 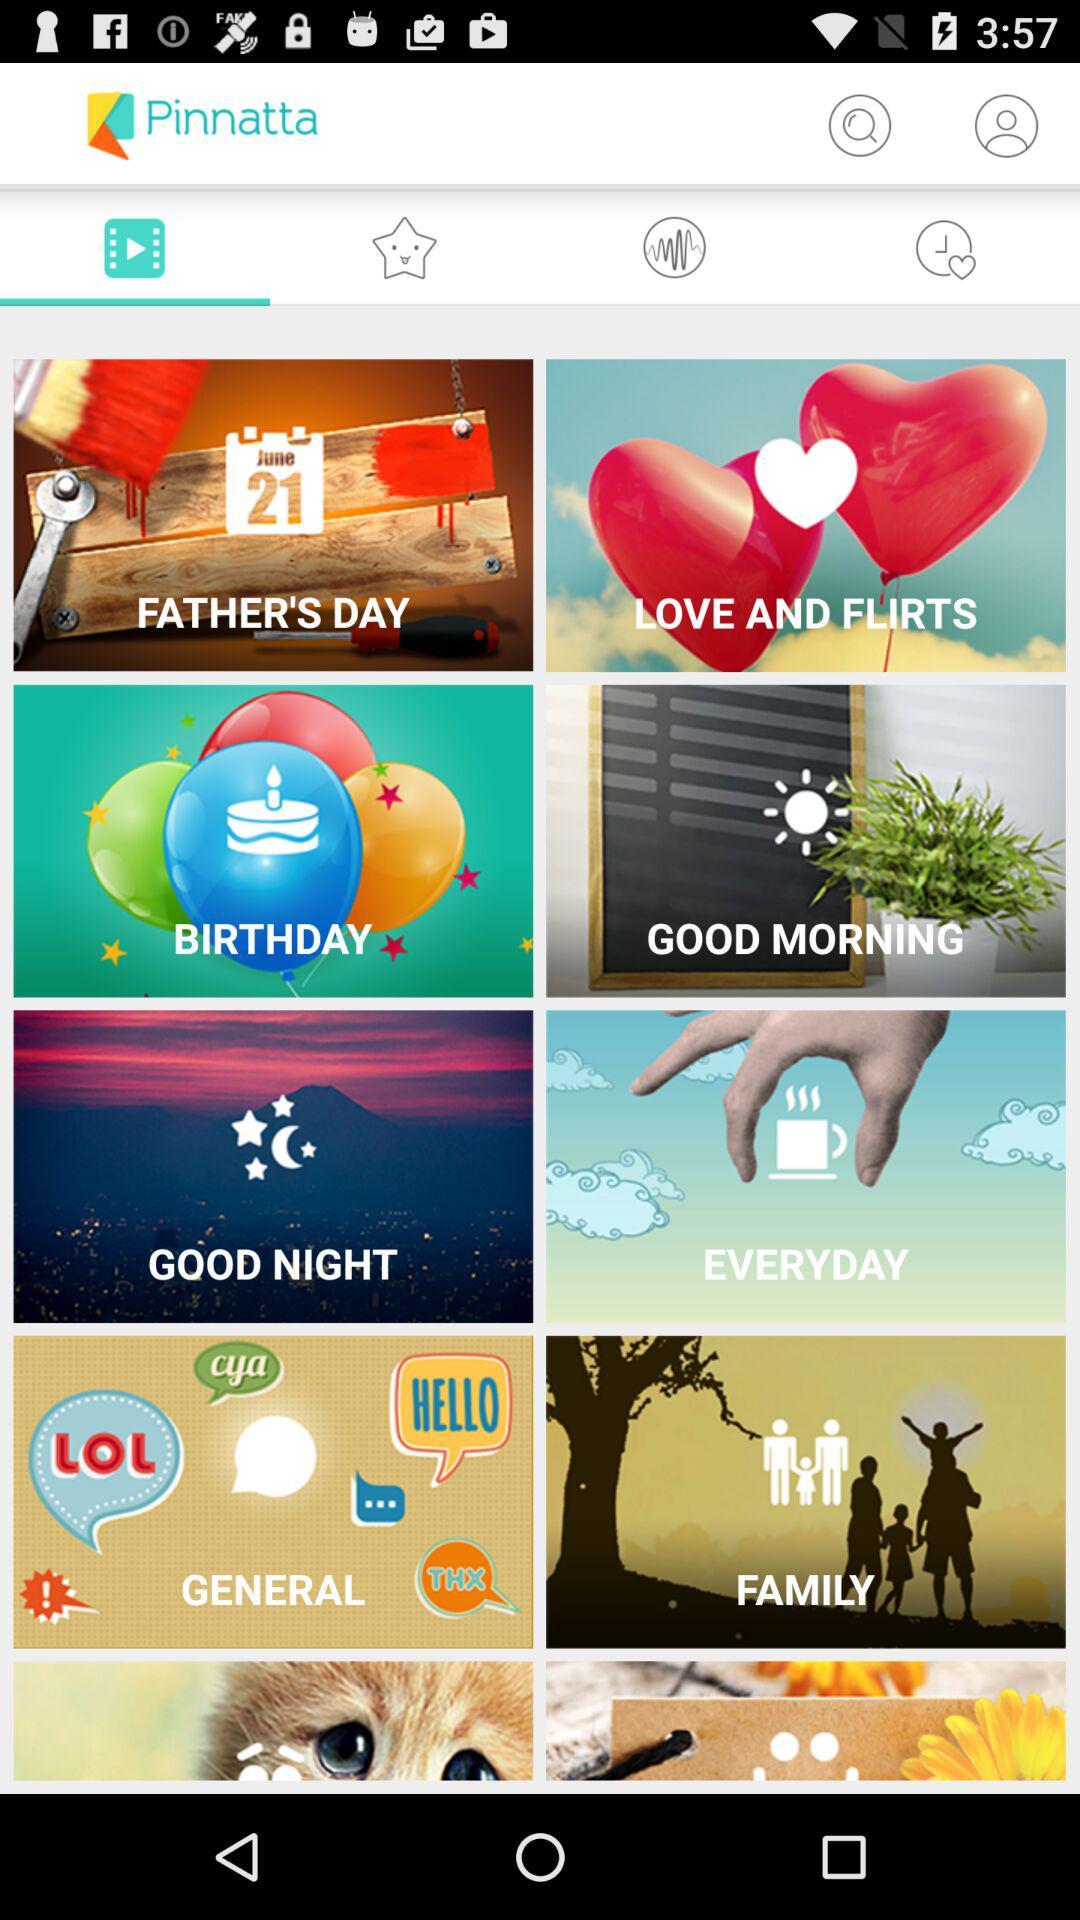 I want to click on search icon, so click(x=858, y=124).